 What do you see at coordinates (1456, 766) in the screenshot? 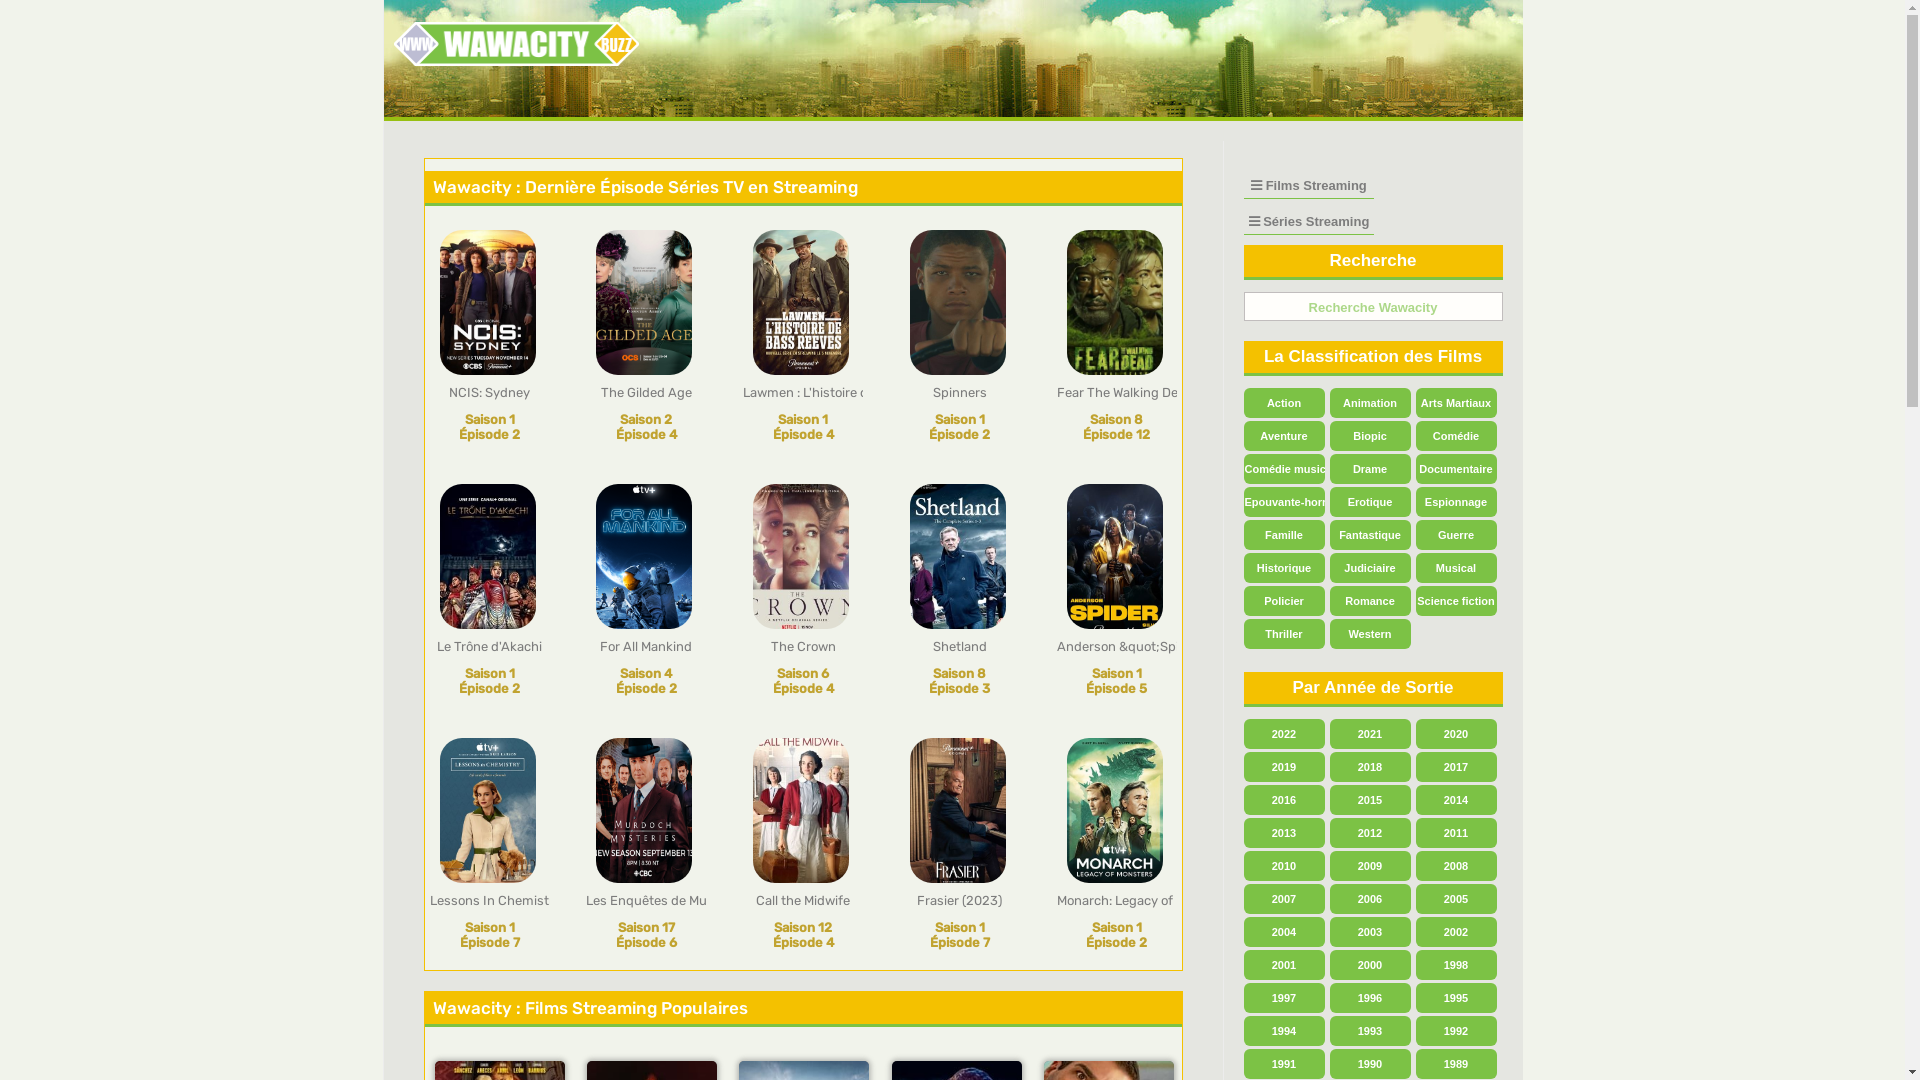
I see `'2017'` at bounding box center [1456, 766].